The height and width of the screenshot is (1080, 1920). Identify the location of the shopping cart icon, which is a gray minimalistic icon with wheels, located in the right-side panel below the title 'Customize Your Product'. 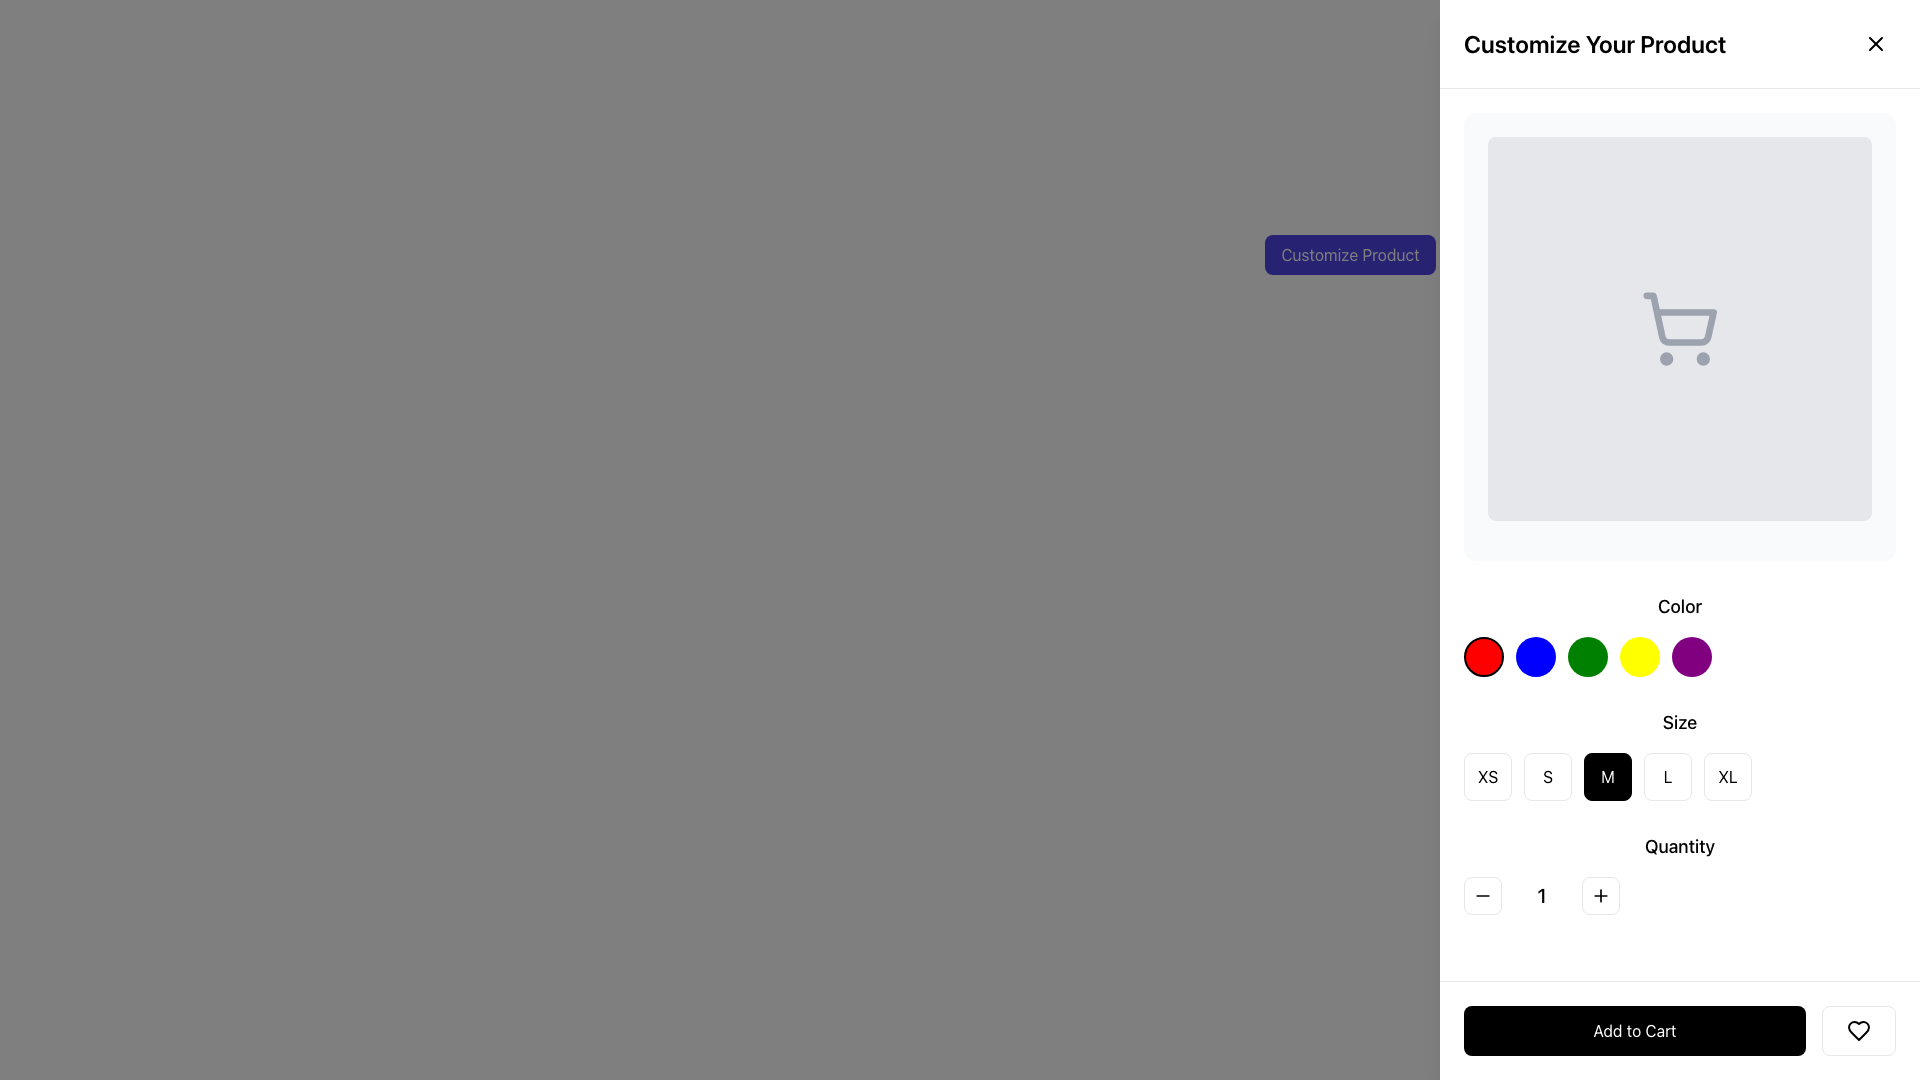
(1680, 327).